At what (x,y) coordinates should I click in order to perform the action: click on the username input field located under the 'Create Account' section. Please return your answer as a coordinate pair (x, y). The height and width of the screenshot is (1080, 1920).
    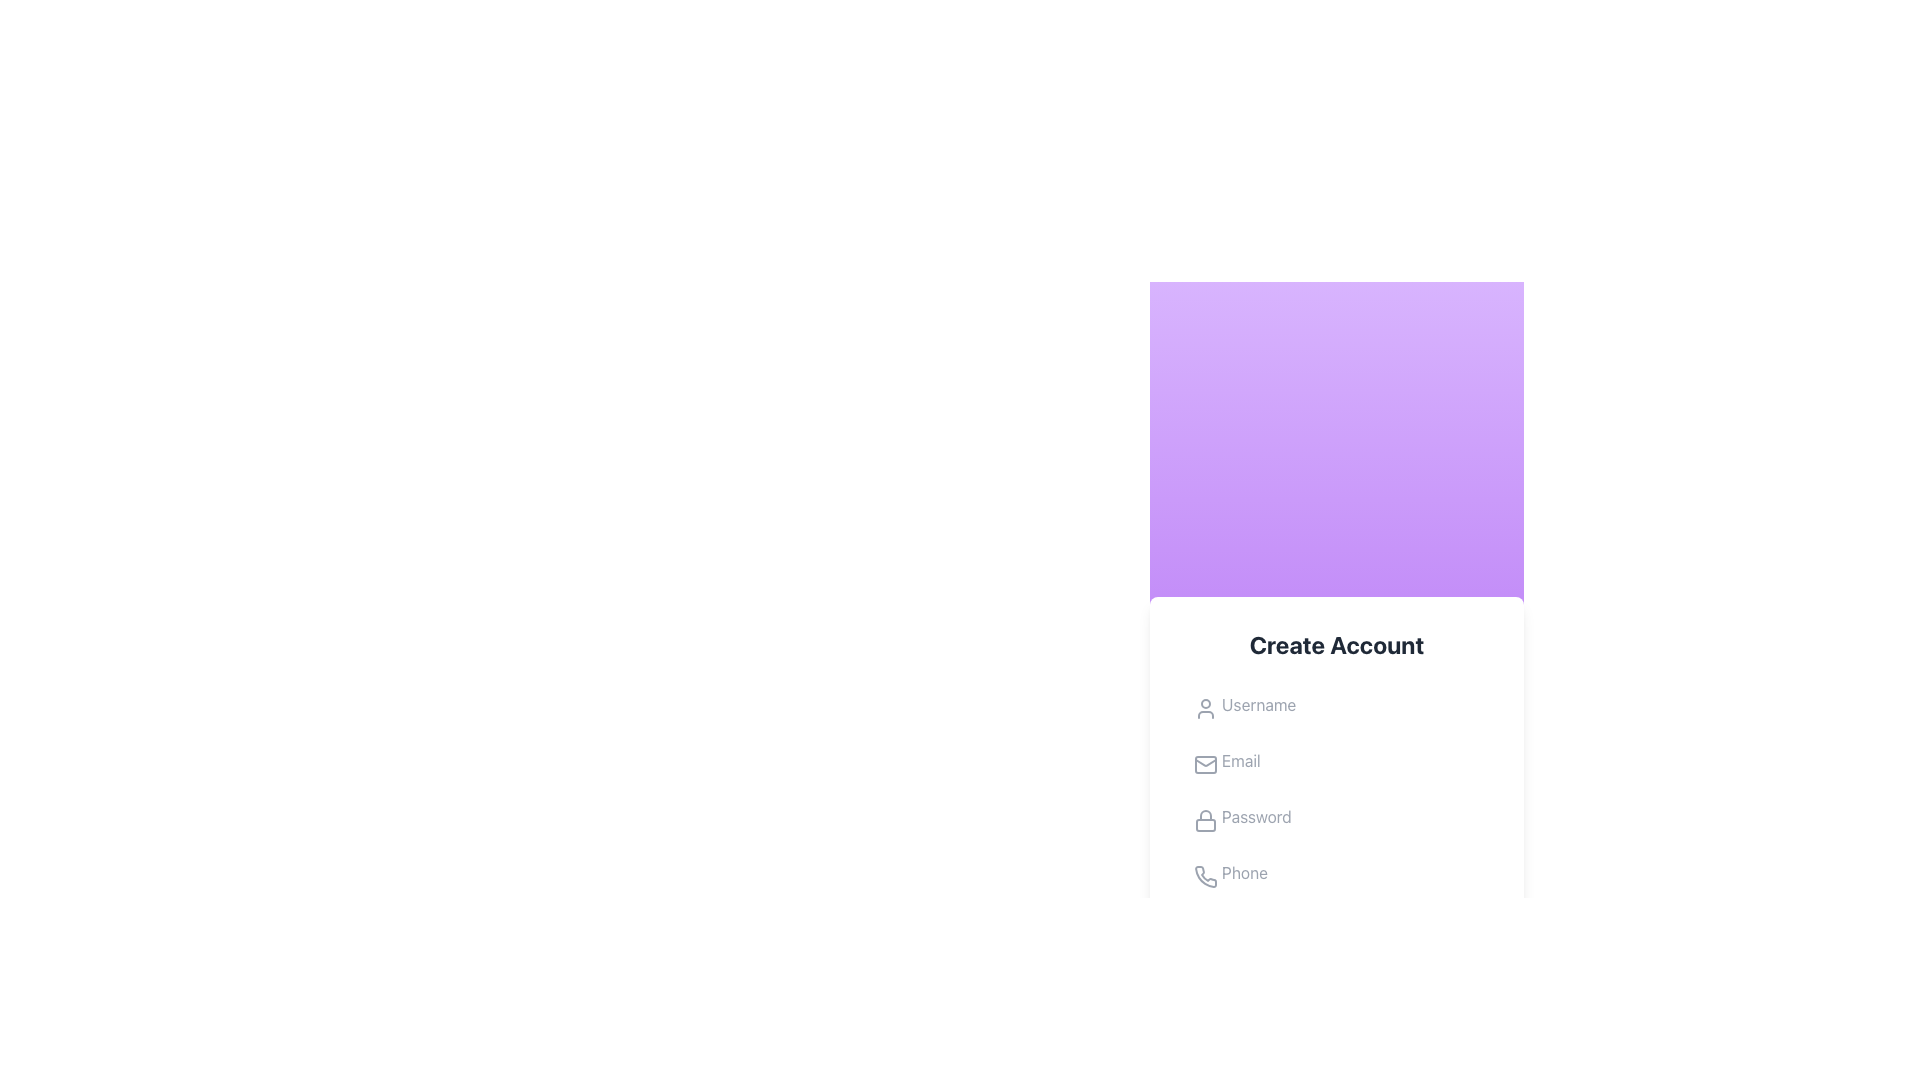
    Looking at the image, I should click on (1337, 704).